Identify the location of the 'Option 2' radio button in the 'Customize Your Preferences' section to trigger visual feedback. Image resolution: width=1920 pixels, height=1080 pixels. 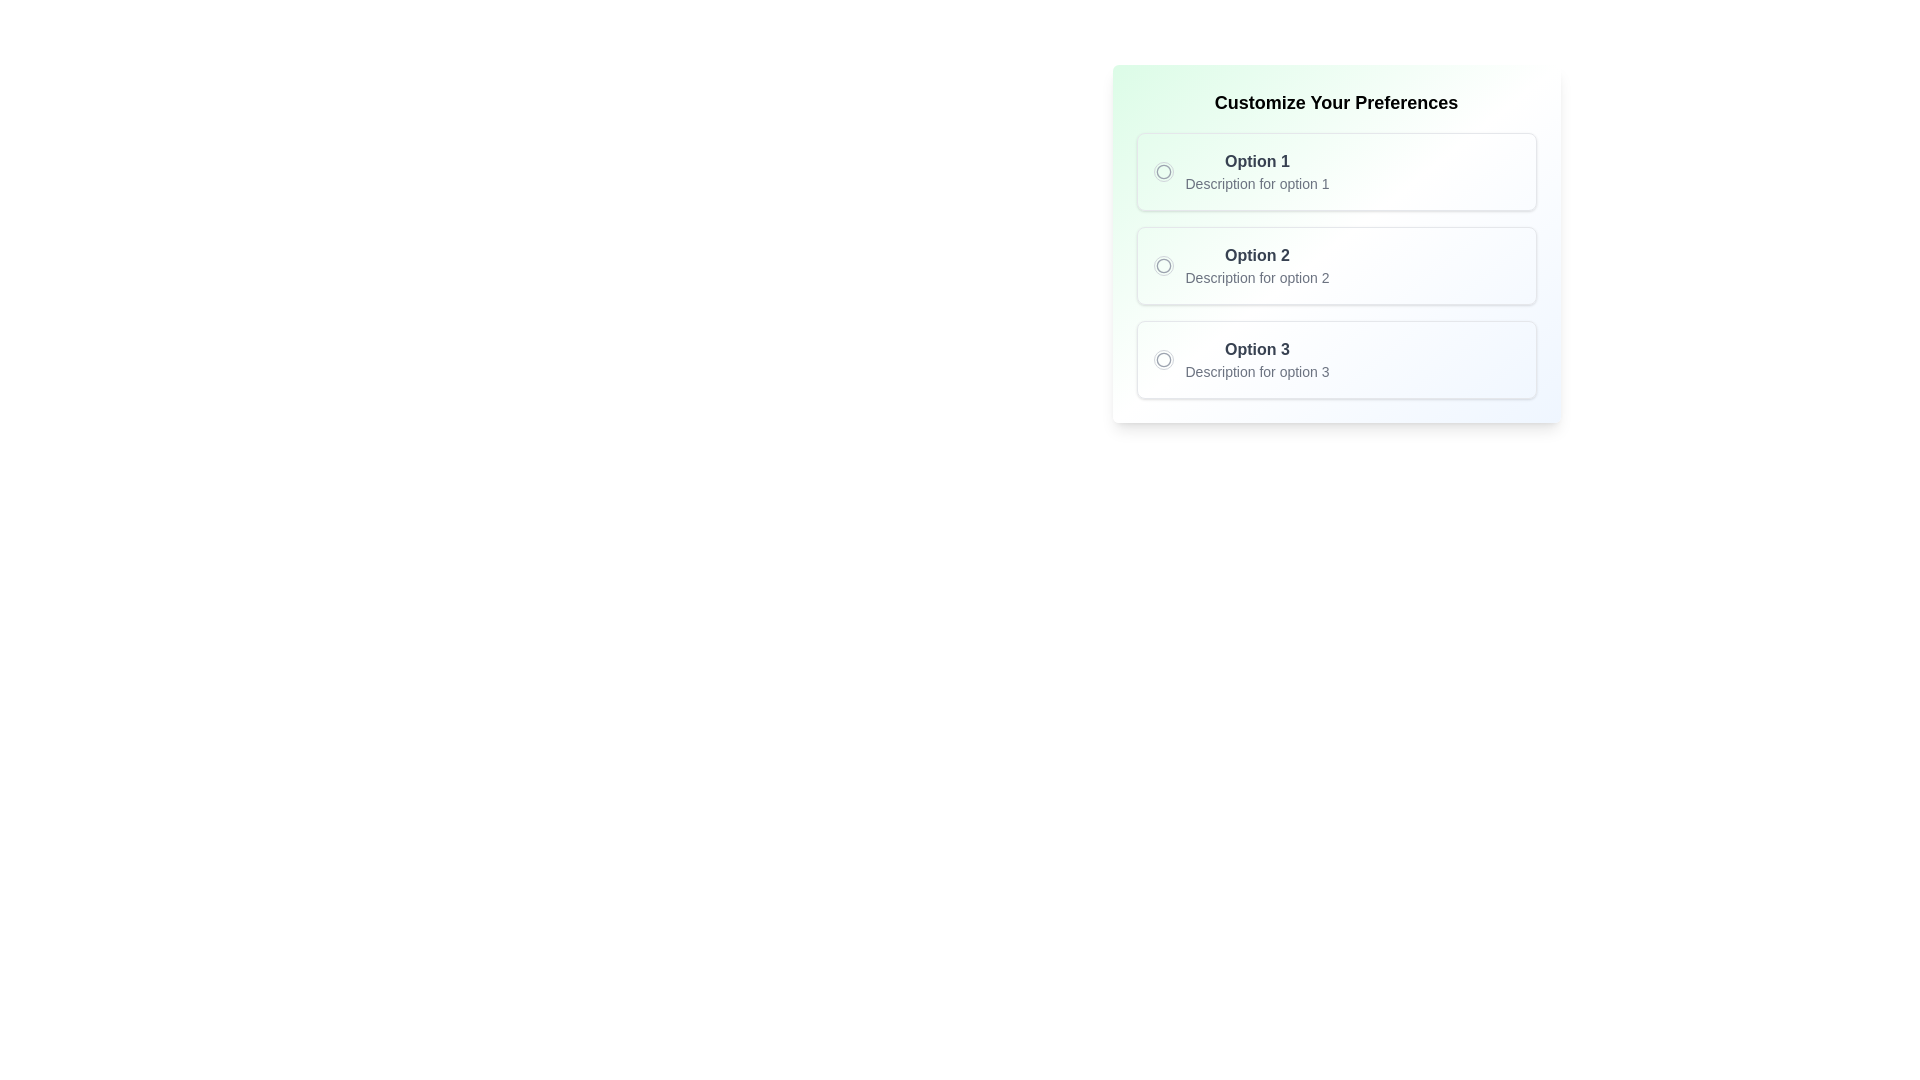
(1336, 265).